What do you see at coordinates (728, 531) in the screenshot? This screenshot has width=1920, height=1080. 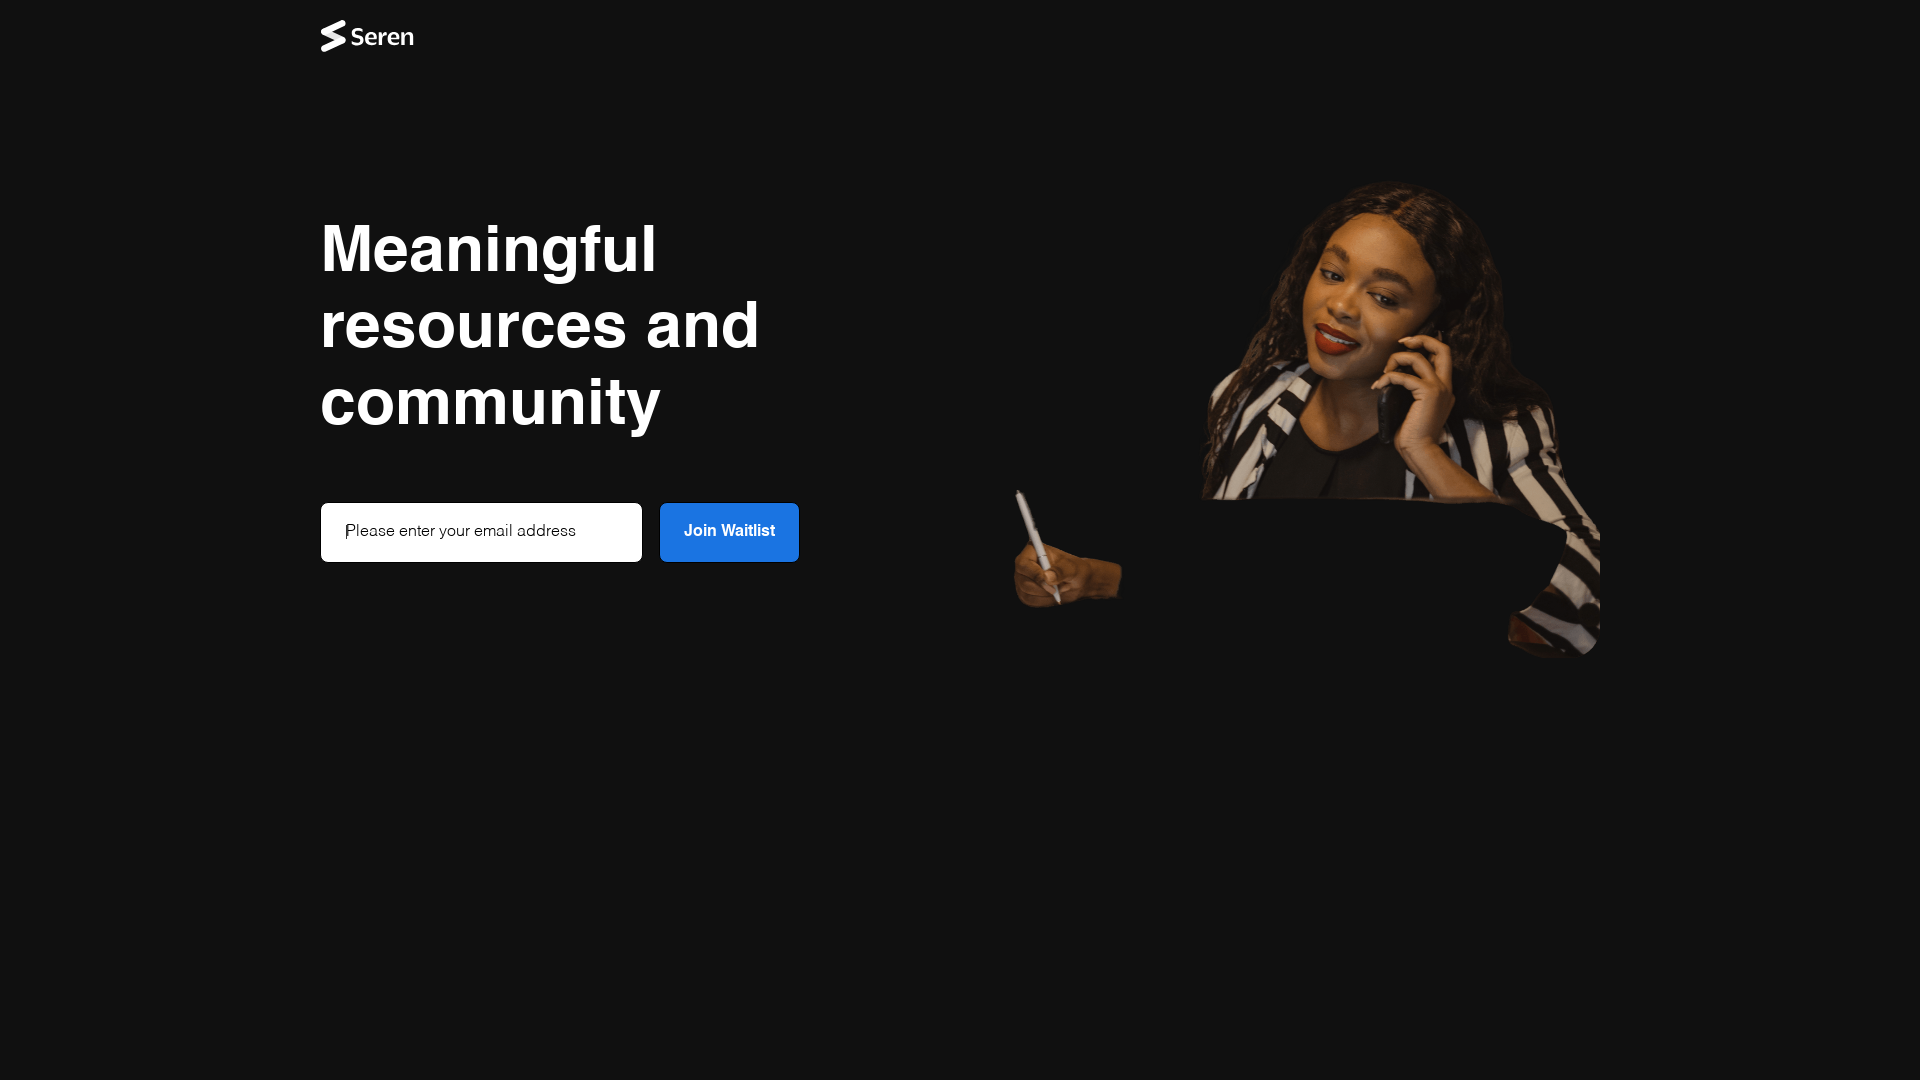 I see `'Join Waitlist'` at bounding box center [728, 531].